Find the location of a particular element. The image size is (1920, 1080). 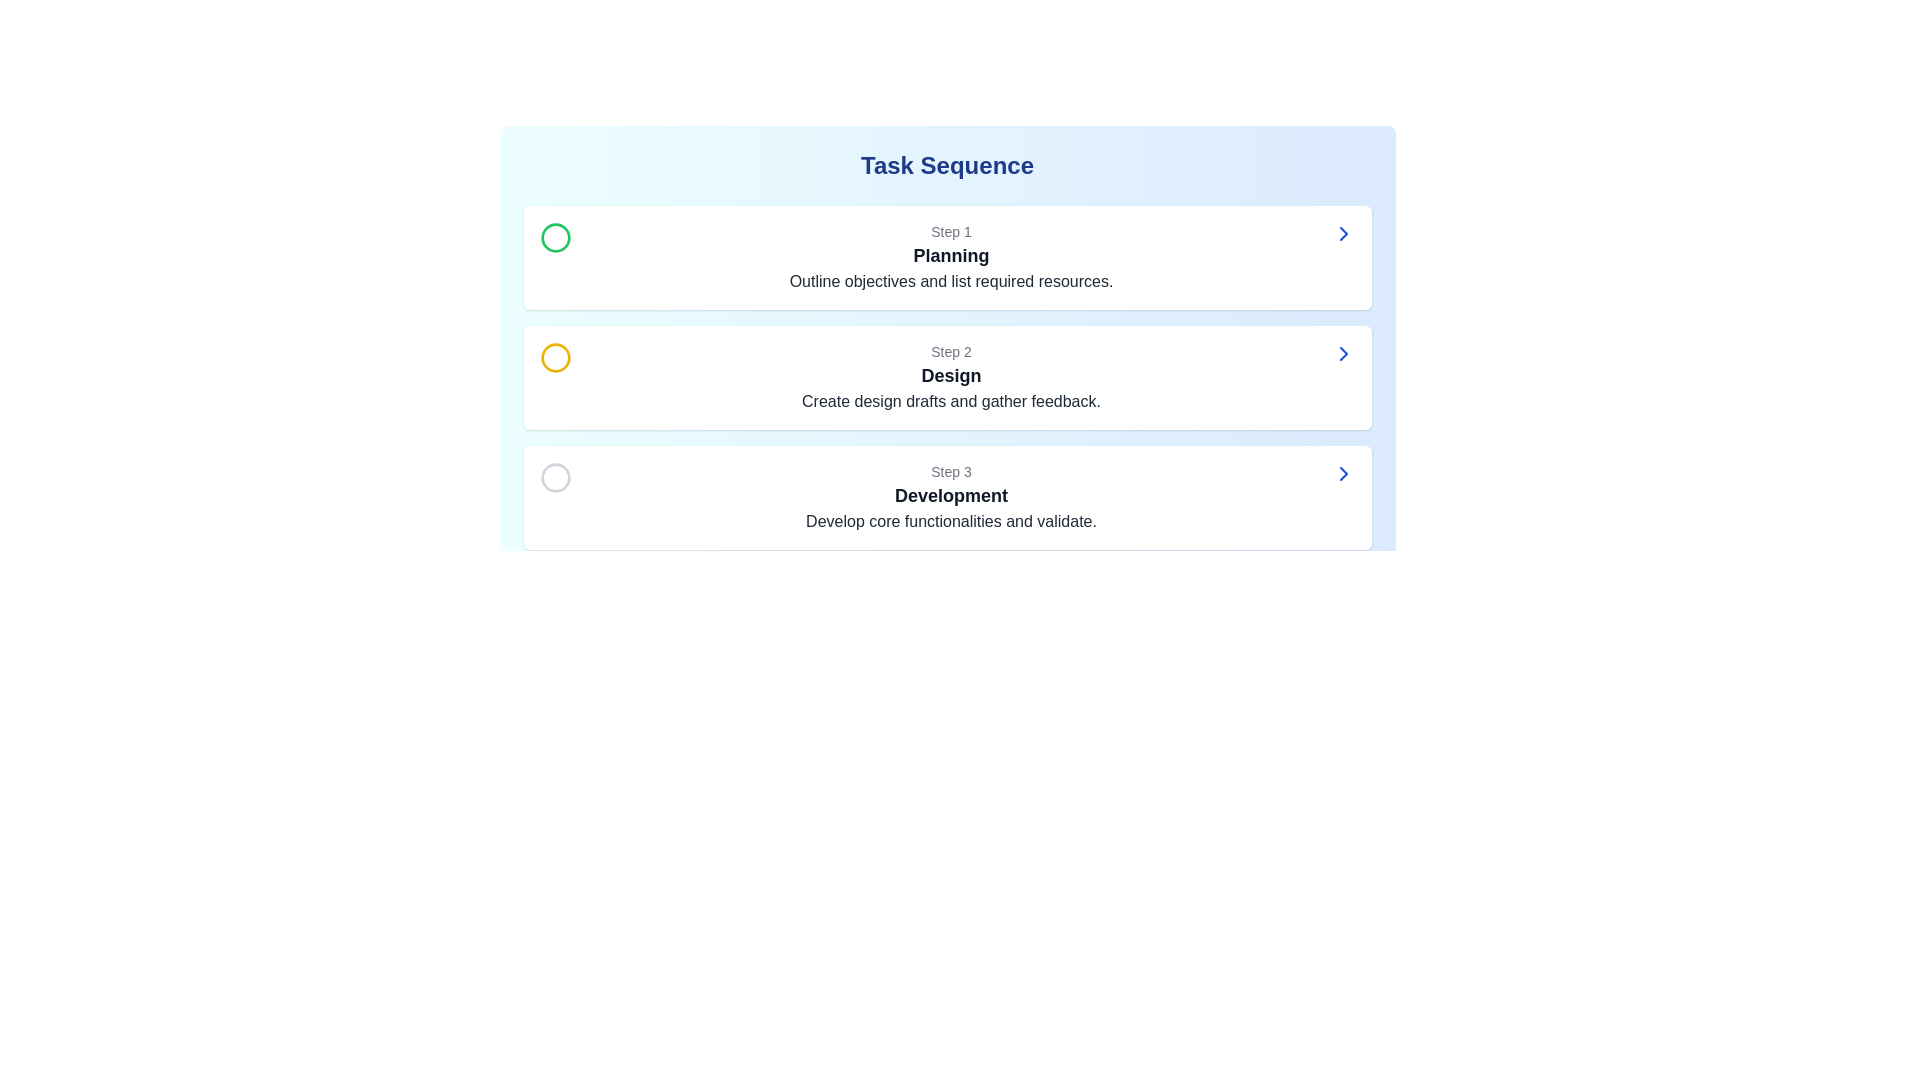

the circular state indicator icon located to the far left of the 'Step 3 Development' in the task sequence layout is located at coordinates (555, 478).